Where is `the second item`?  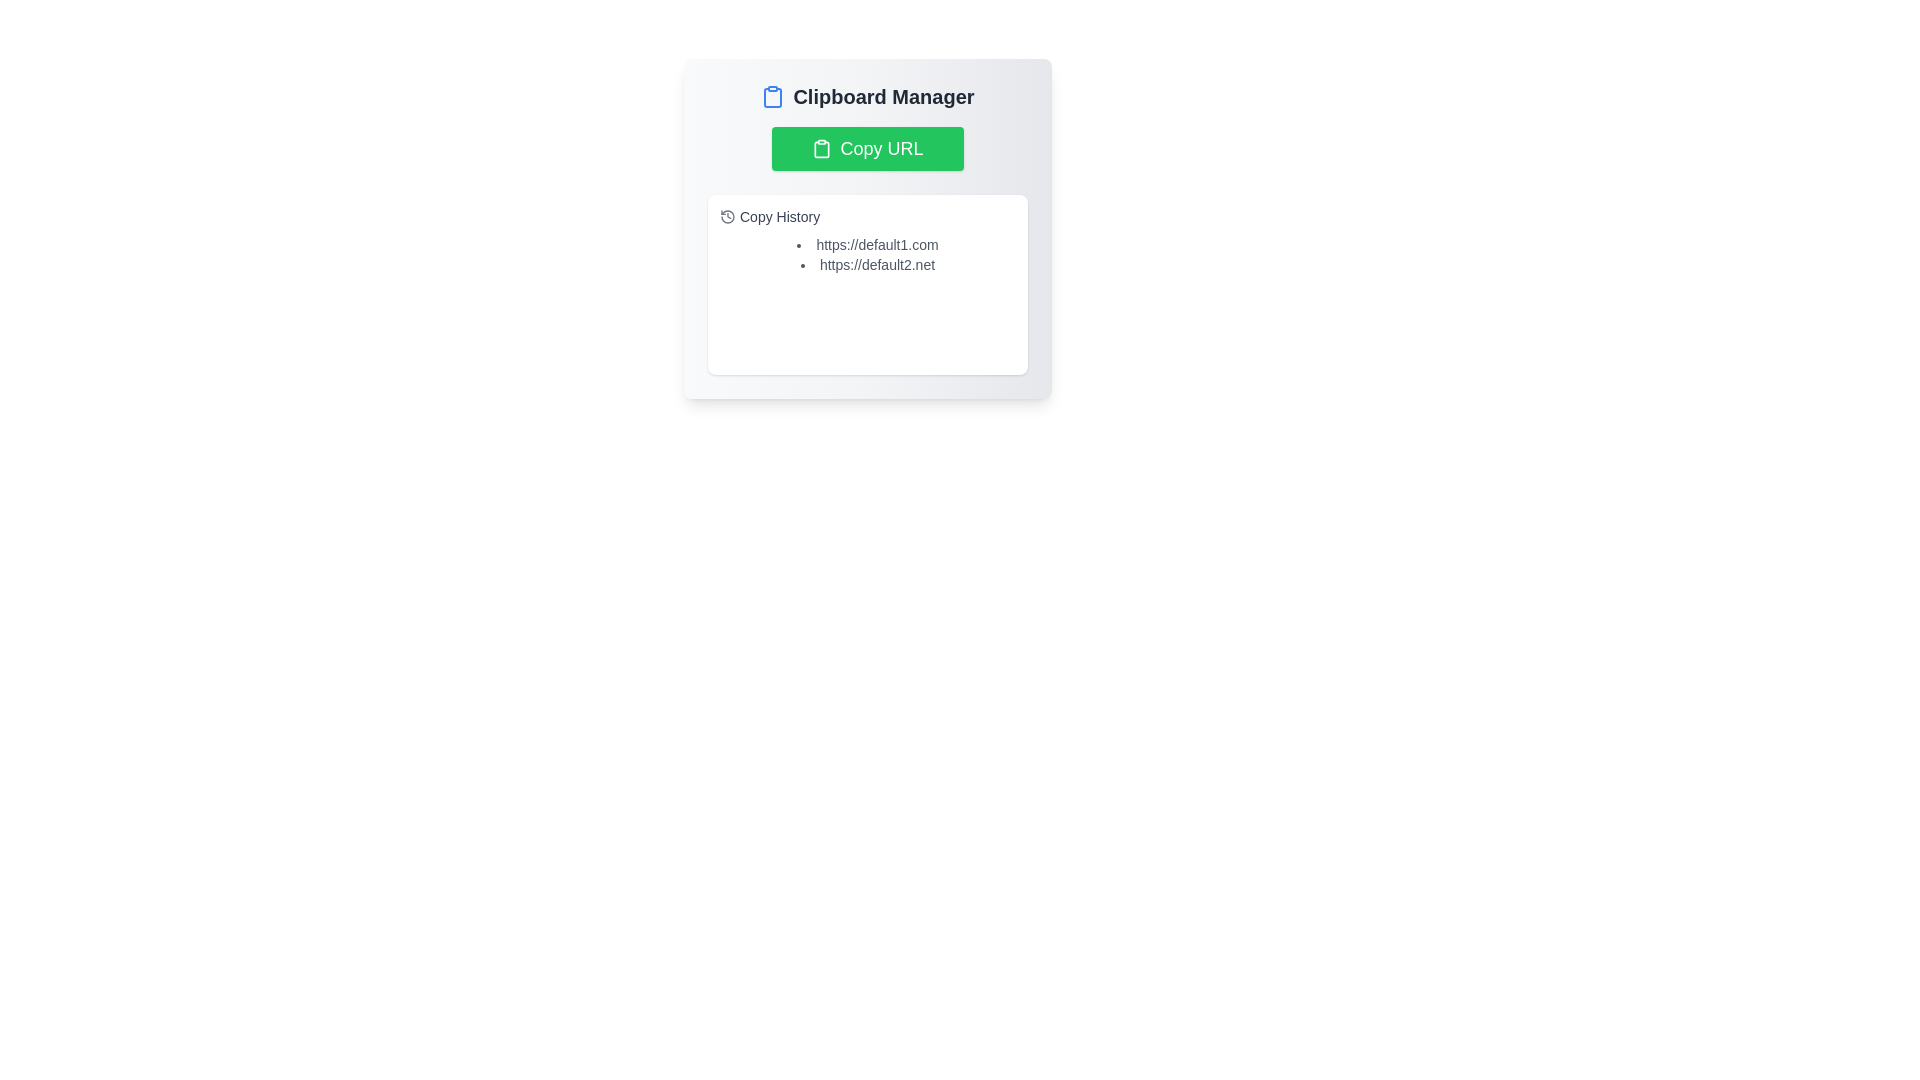 the second item is located at coordinates (868, 264).